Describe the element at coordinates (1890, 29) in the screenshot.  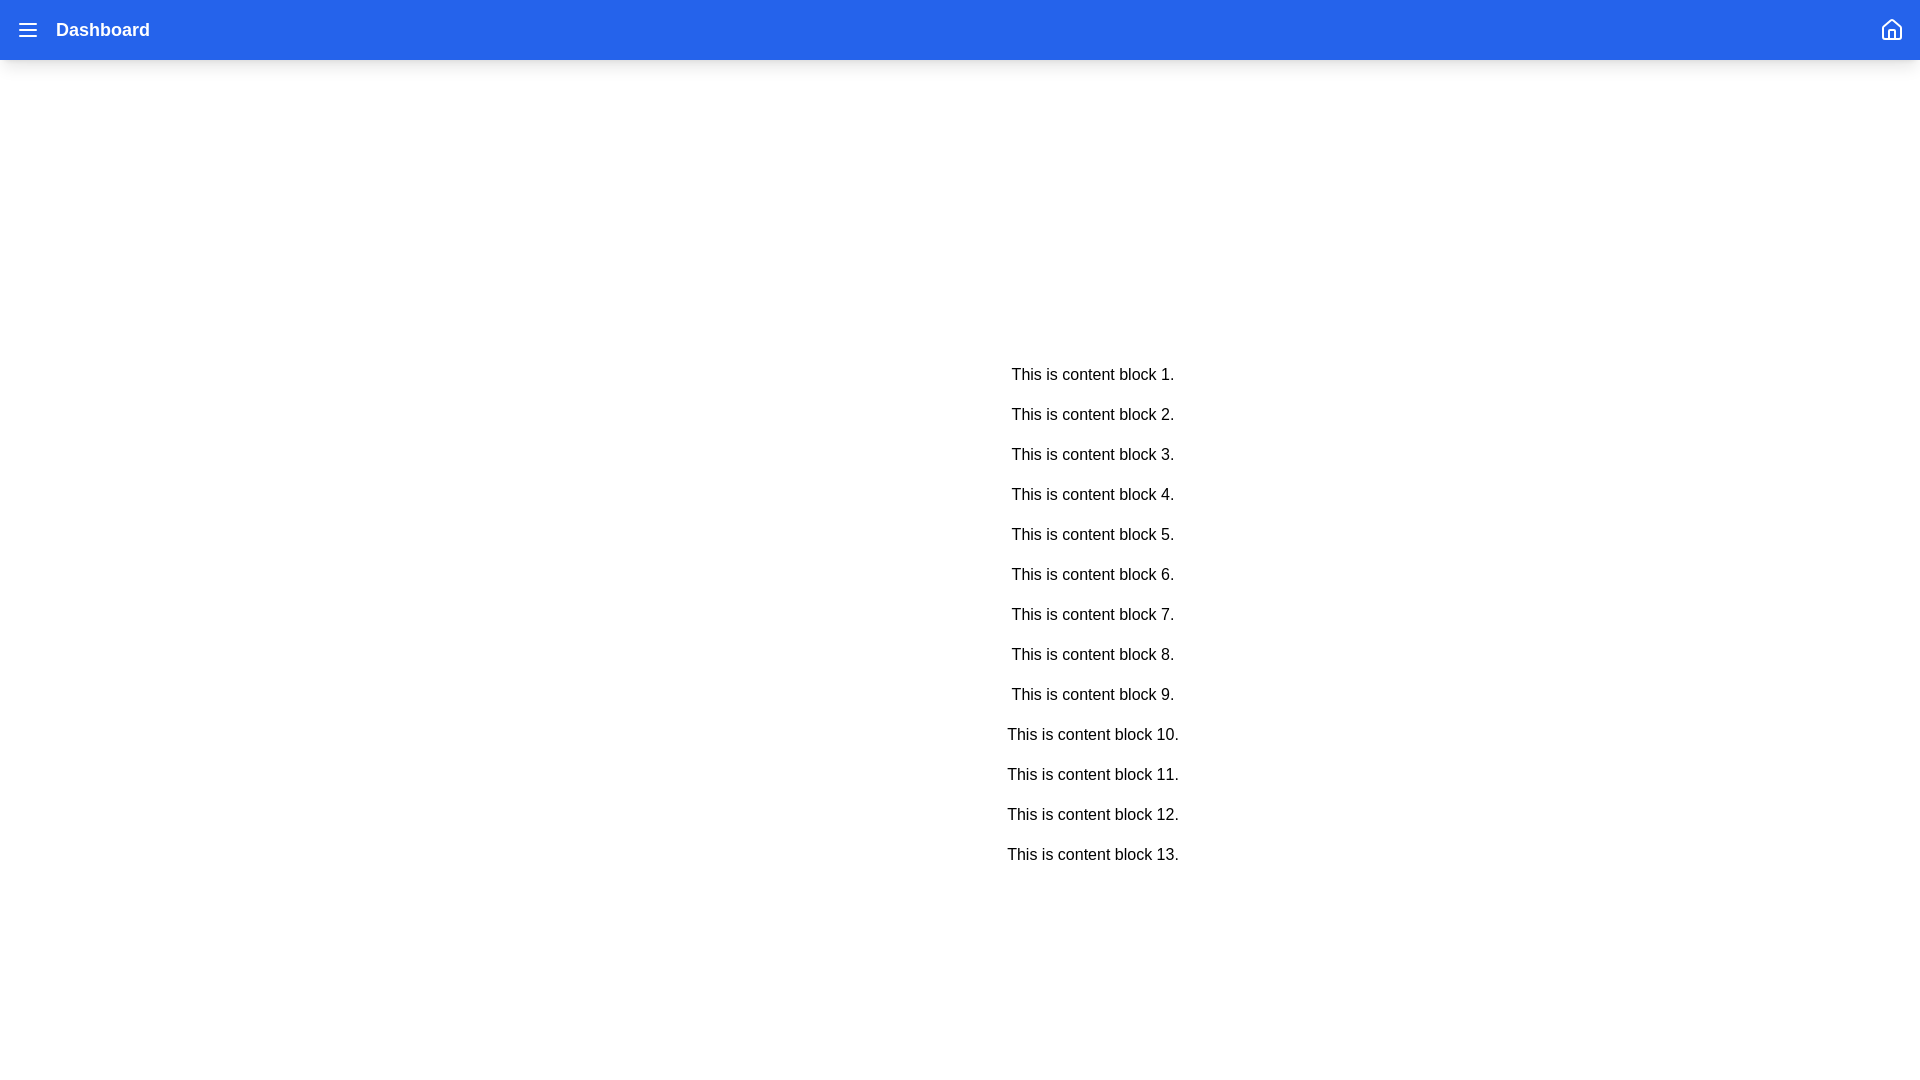
I see `the house icon located at the top-right corner of the application interface within the blue header` at that location.